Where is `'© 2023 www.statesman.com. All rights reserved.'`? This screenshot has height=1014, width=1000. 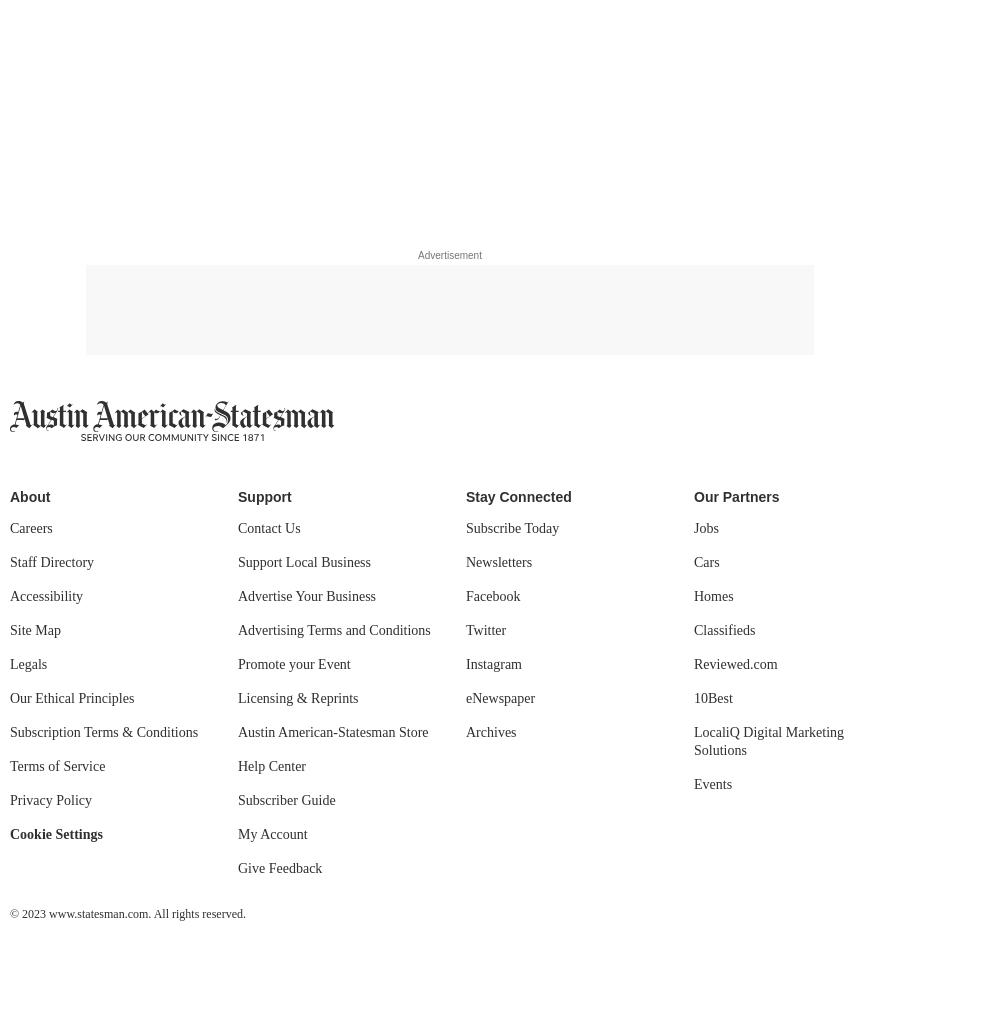 '© 2023 www.statesman.com. All rights reserved.' is located at coordinates (127, 913).